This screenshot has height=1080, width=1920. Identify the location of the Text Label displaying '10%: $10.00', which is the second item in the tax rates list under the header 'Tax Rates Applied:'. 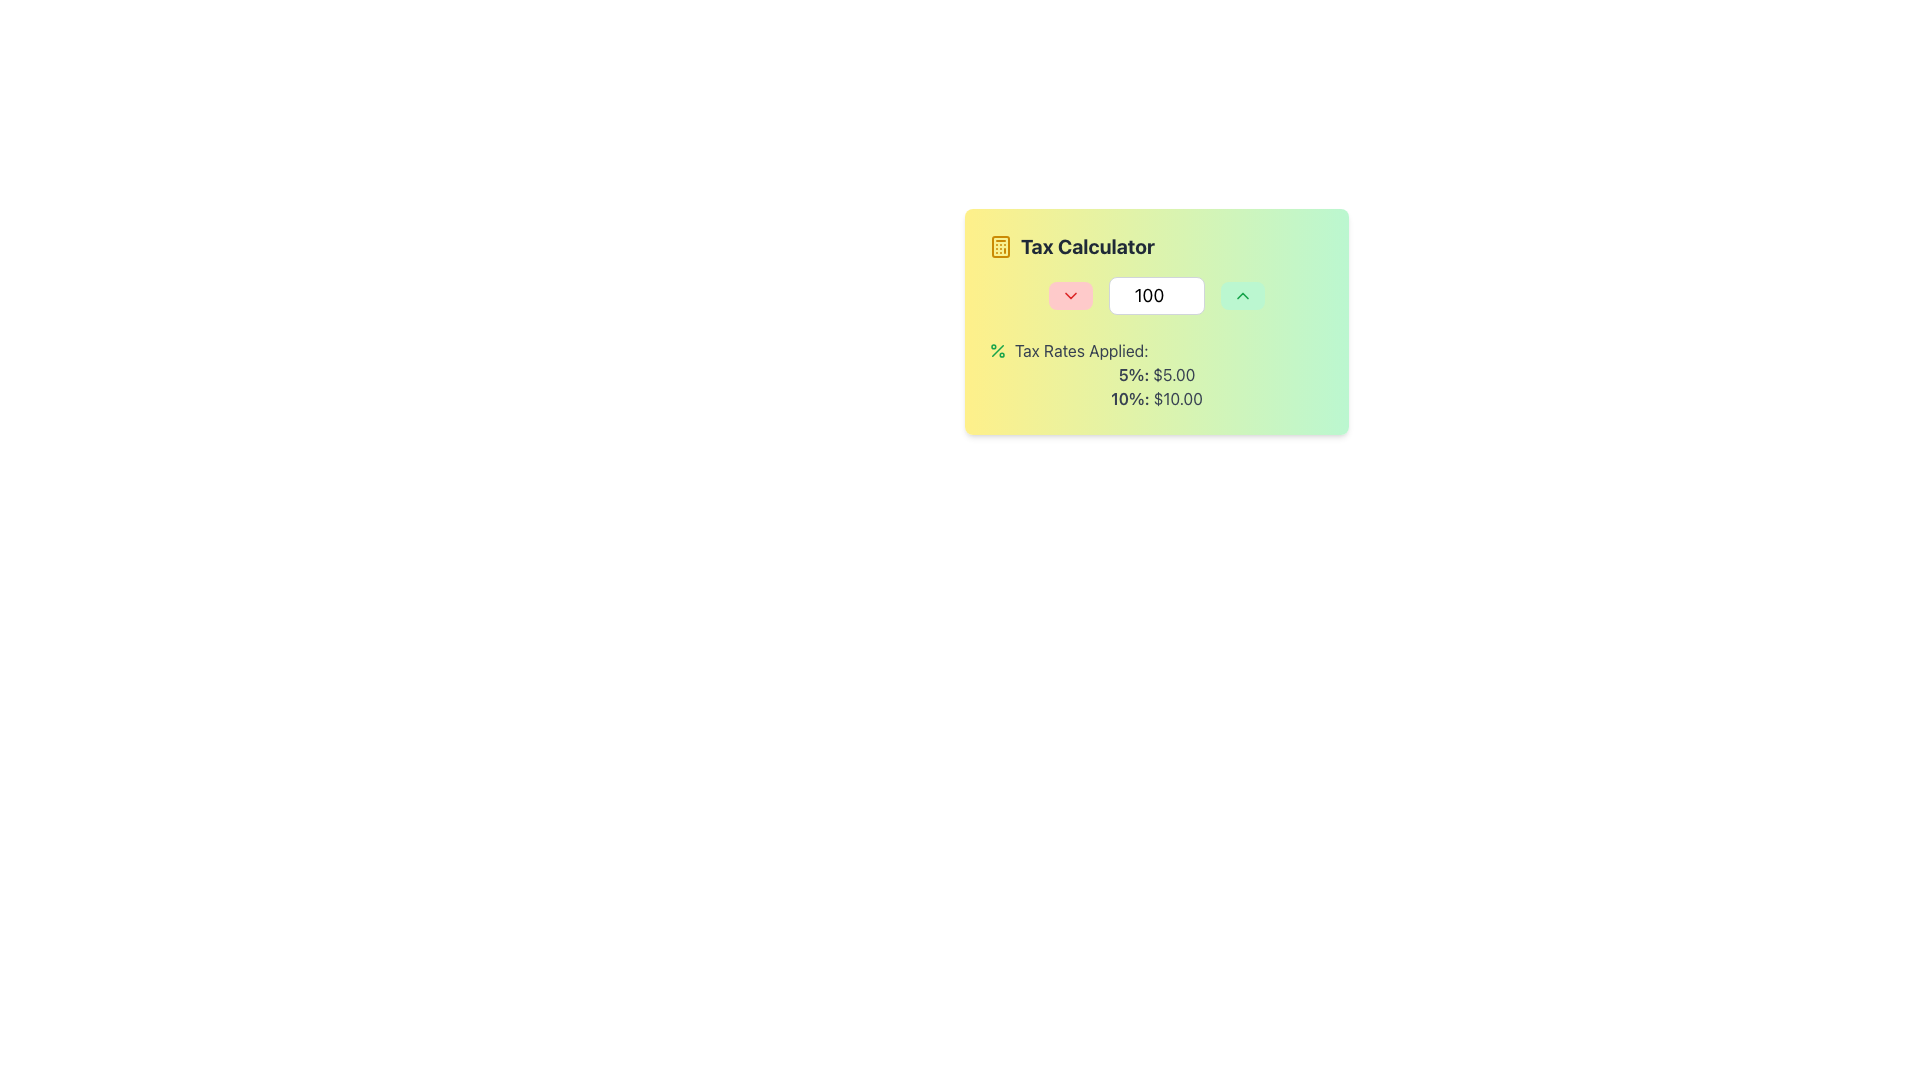
(1156, 398).